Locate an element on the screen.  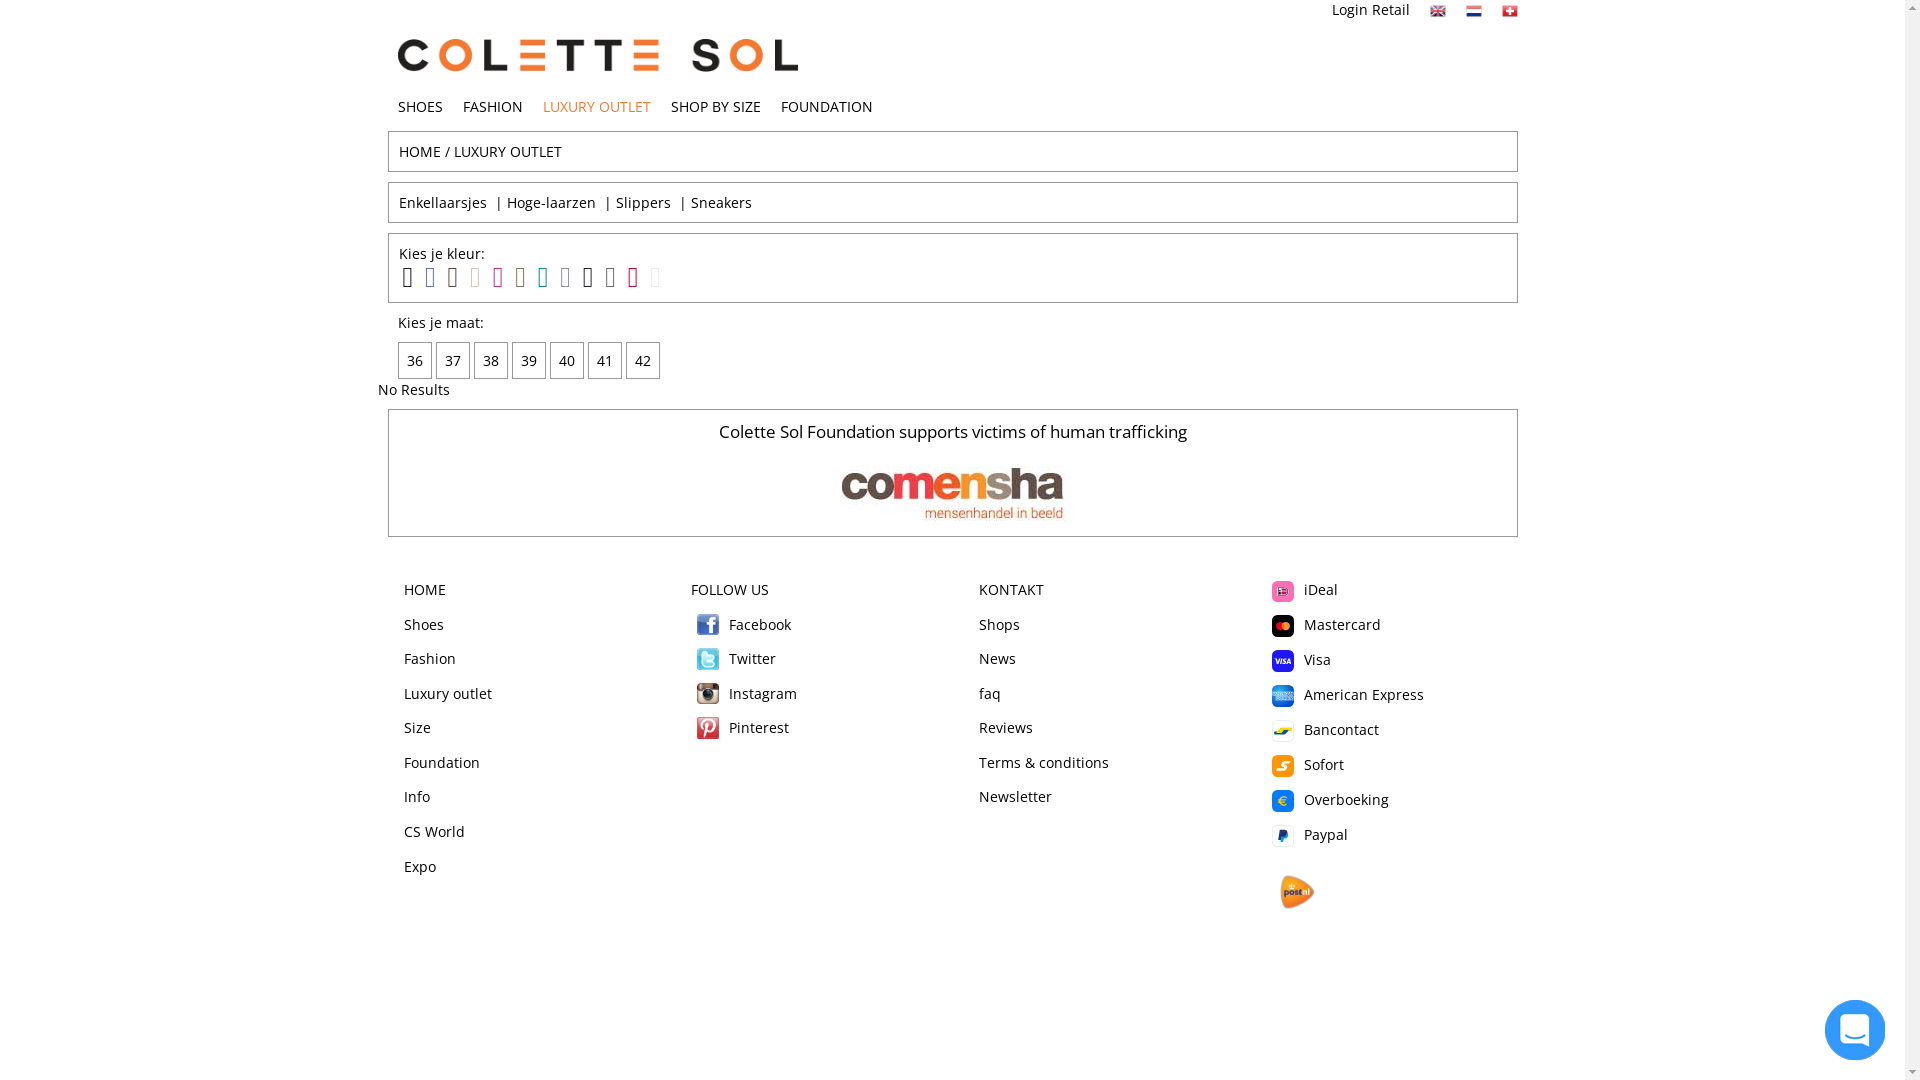
'Size' is located at coordinates (416, 727).